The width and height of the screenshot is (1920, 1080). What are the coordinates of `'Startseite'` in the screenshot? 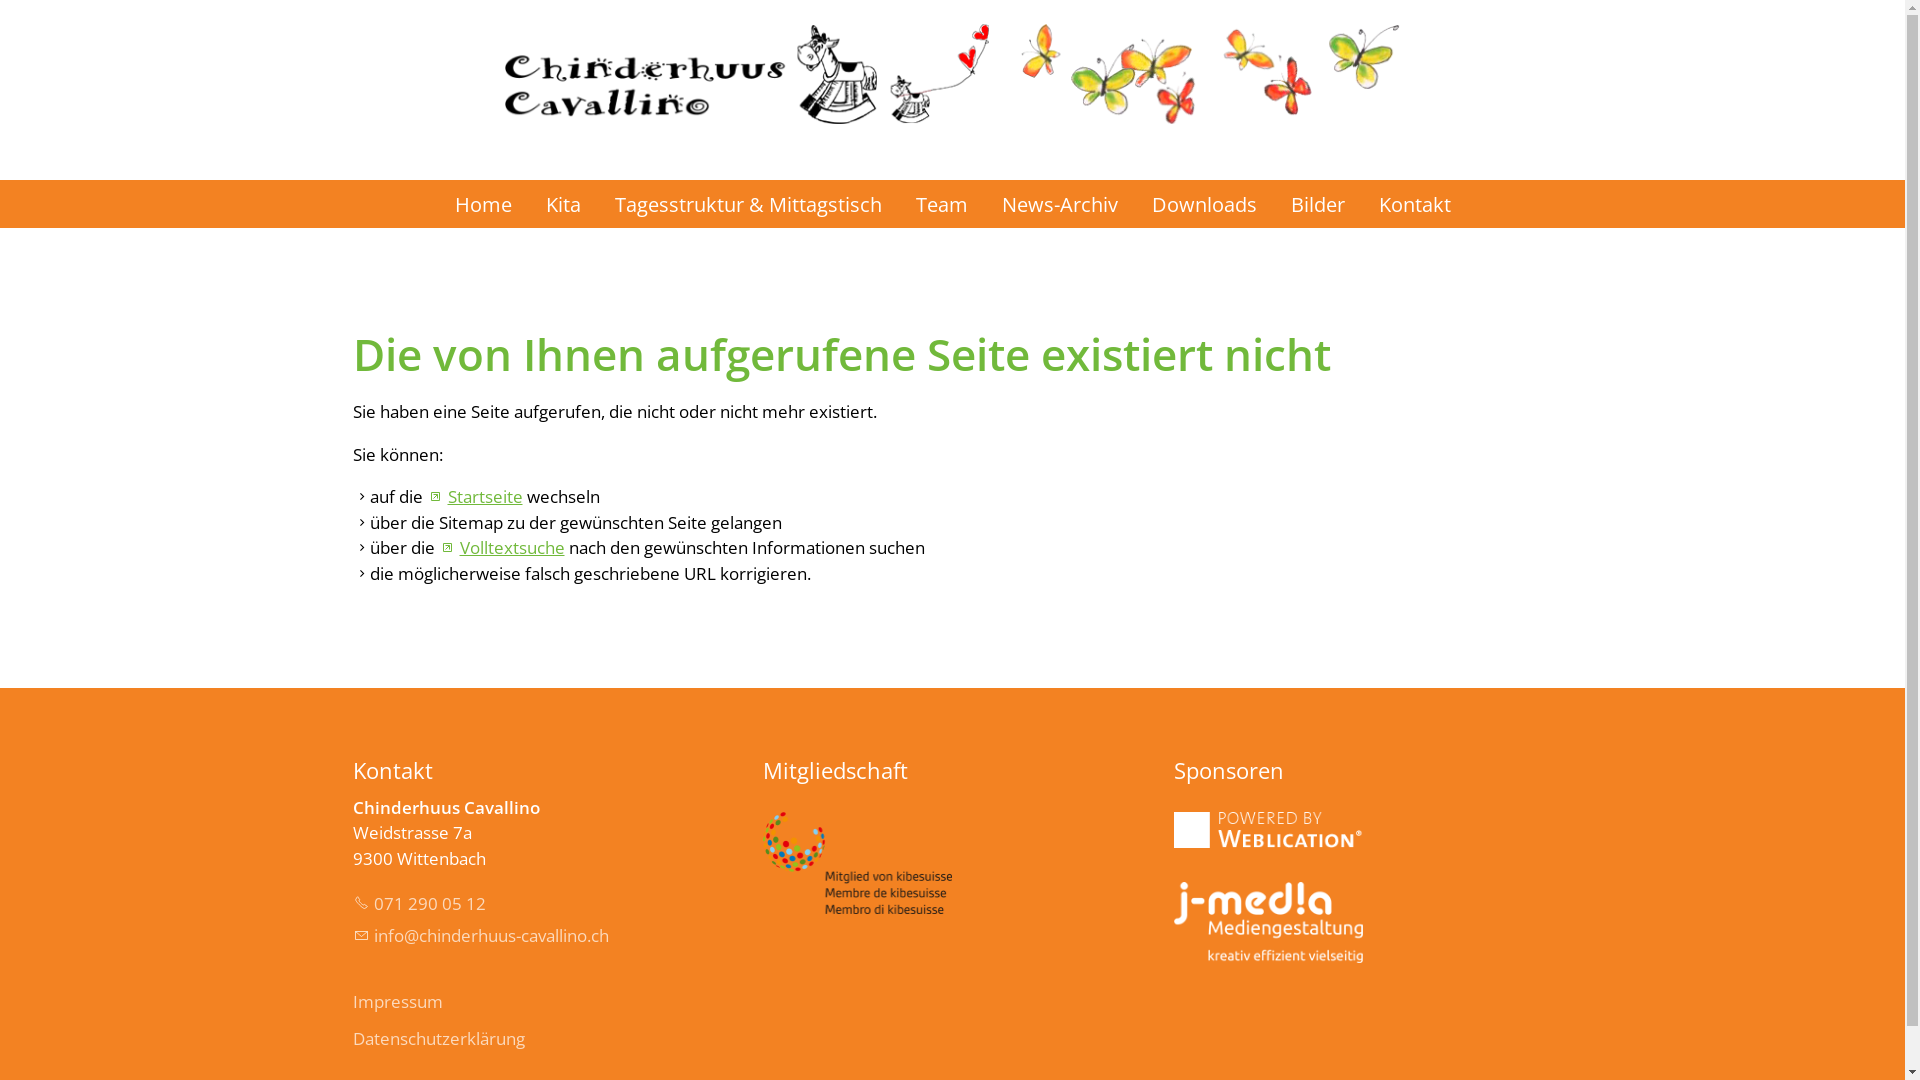 It's located at (473, 495).